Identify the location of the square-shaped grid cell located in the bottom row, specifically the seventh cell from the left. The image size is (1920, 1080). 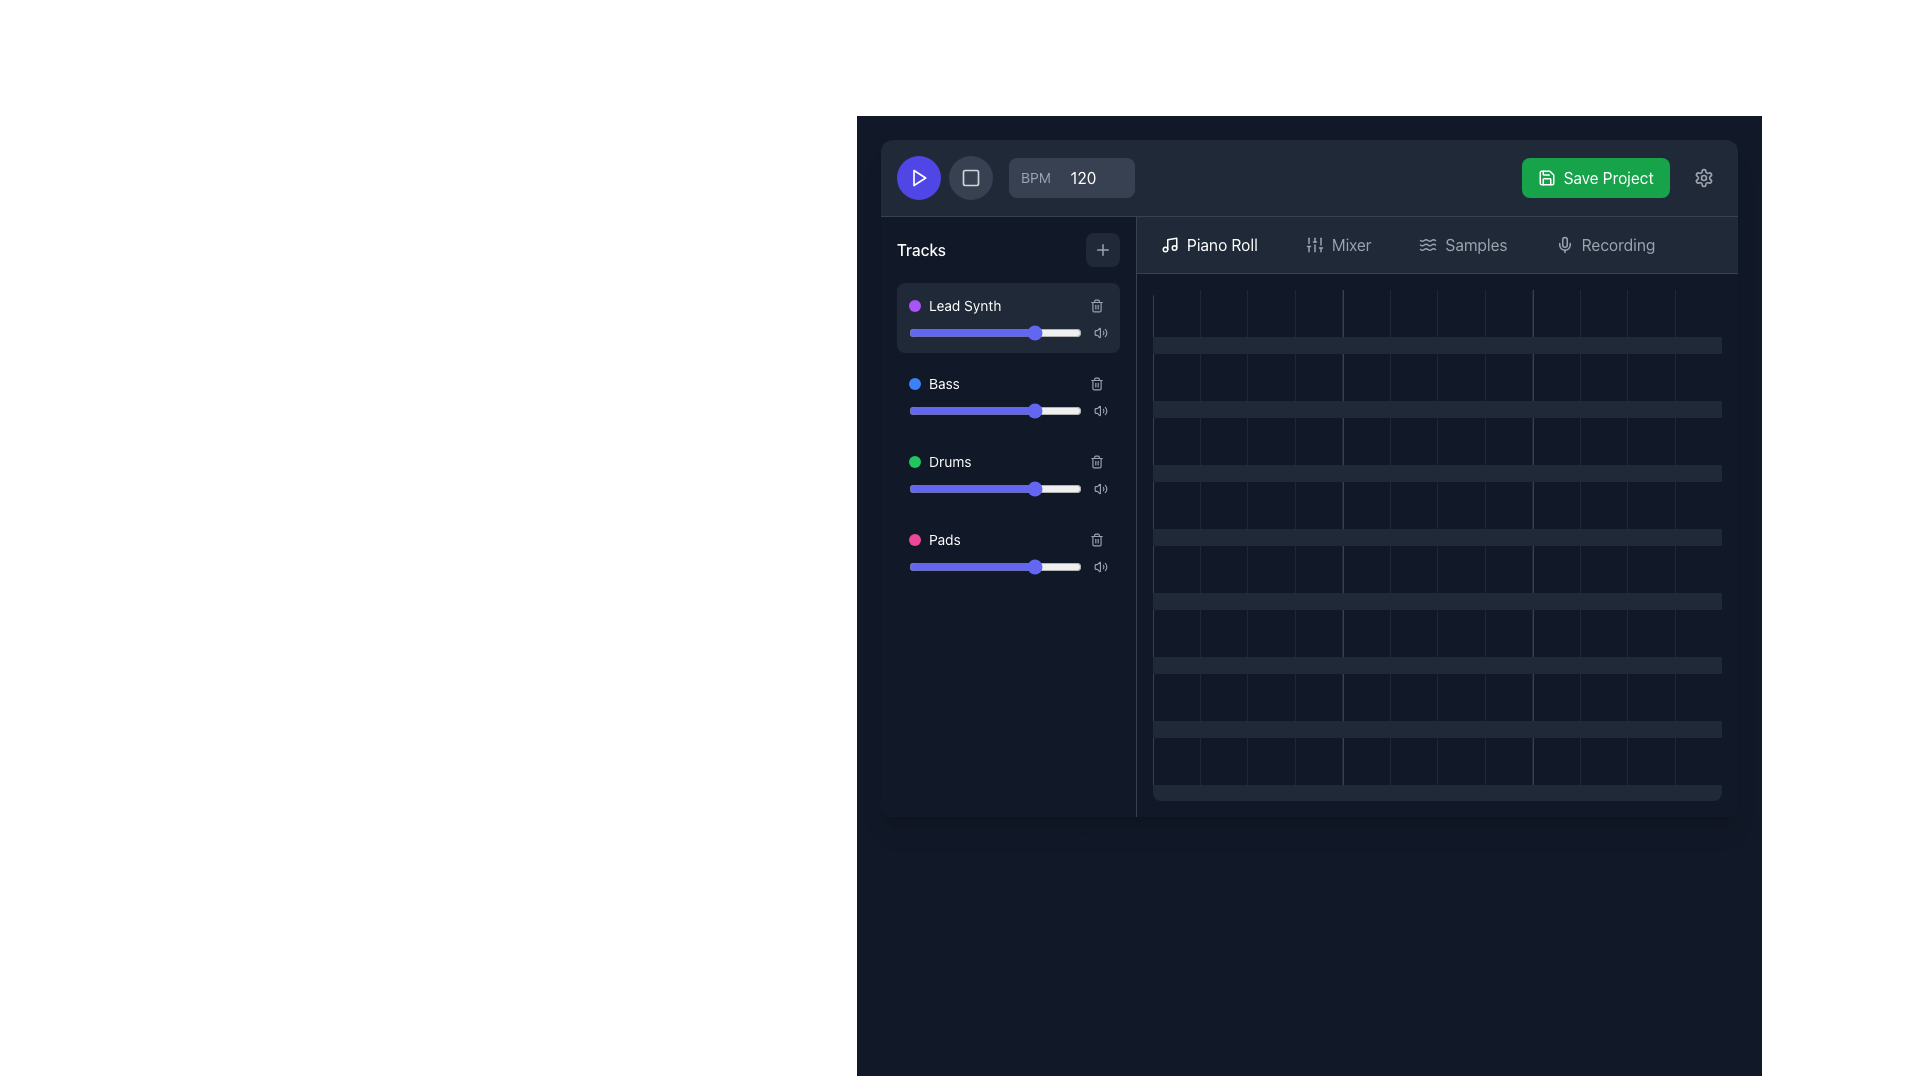
(1461, 761).